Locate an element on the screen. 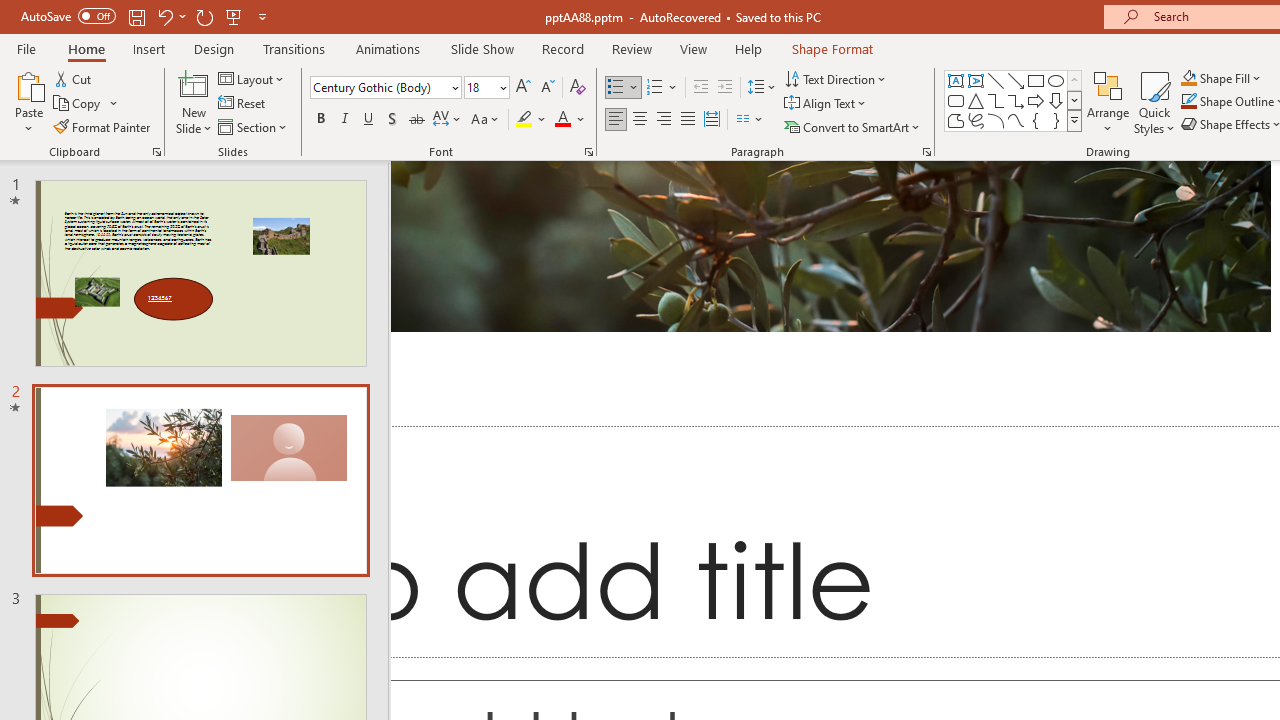 The image size is (1280, 720). 'Layout' is located at coordinates (251, 78).